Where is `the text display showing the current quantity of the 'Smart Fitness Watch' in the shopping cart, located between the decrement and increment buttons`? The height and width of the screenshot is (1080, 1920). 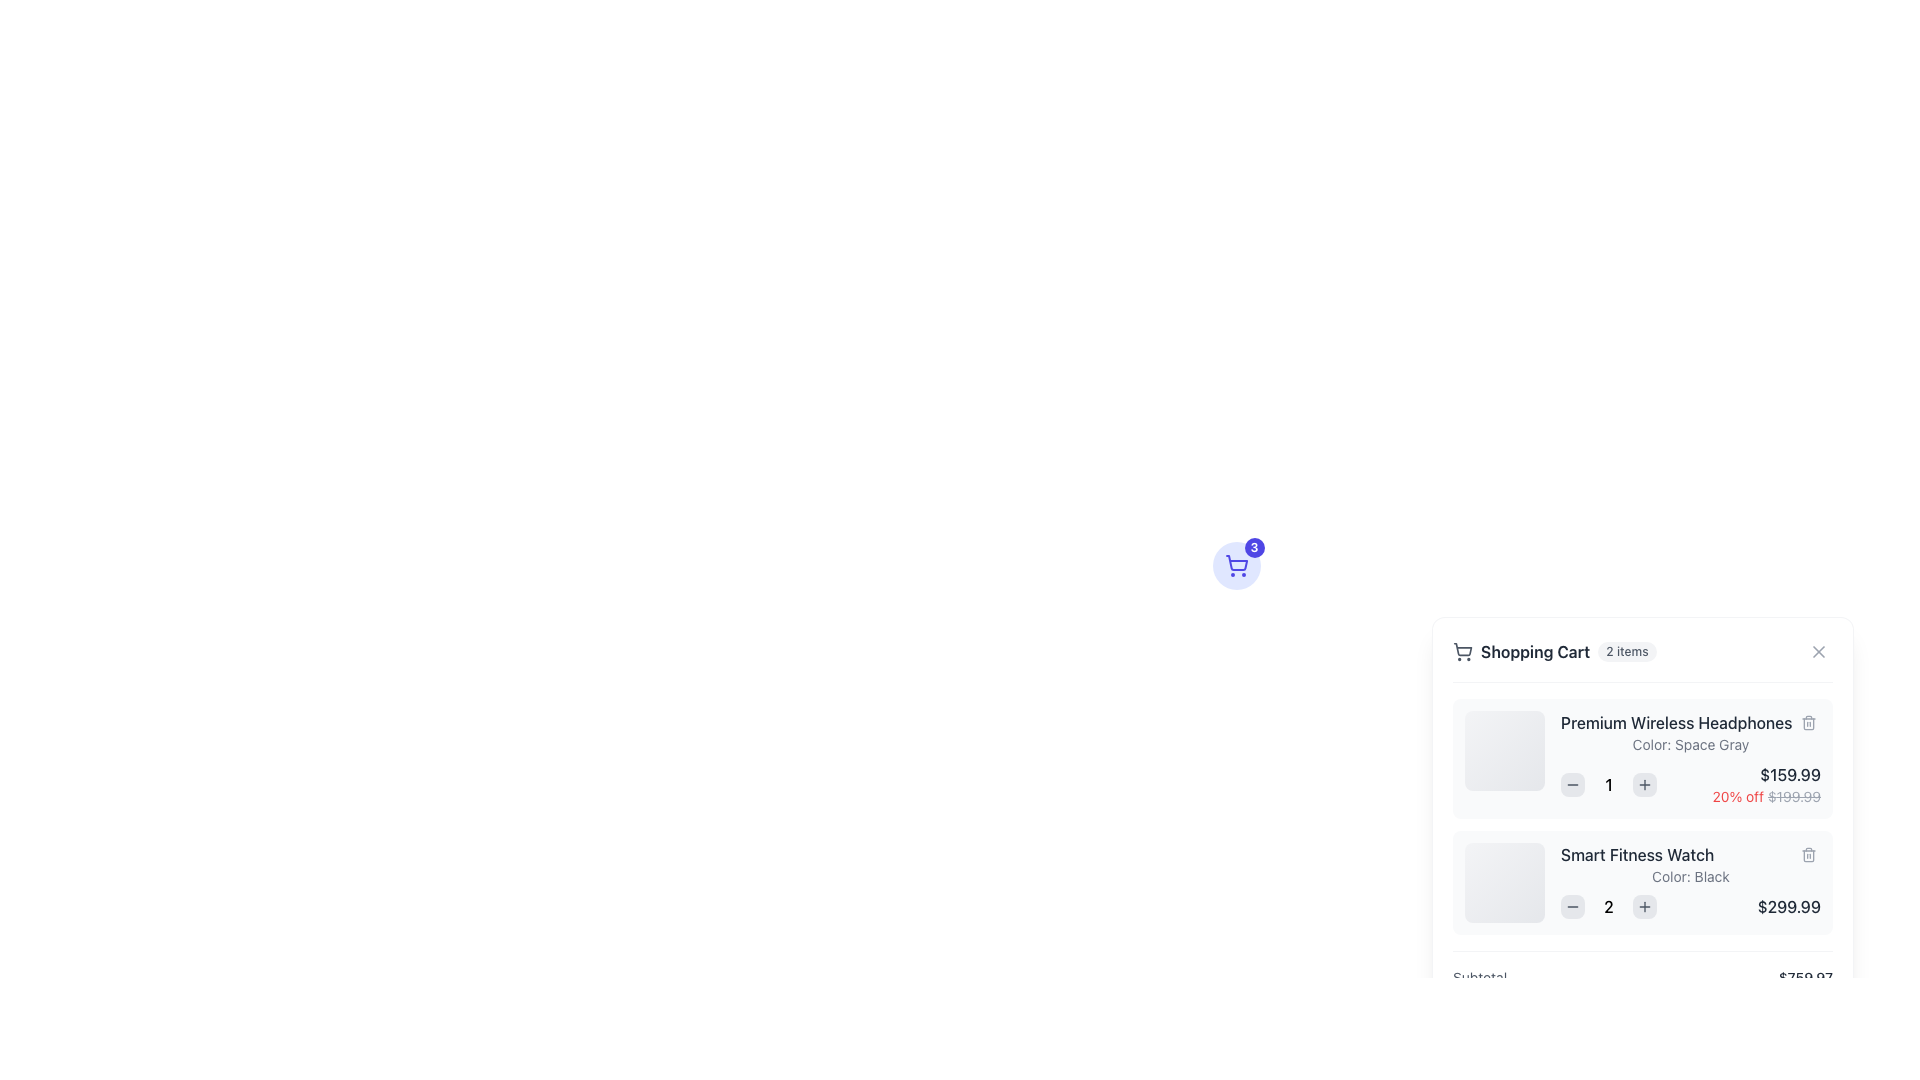
the text display showing the current quantity of the 'Smart Fitness Watch' in the shopping cart, located between the decrement and increment buttons is located at coordinates (1608, 906).